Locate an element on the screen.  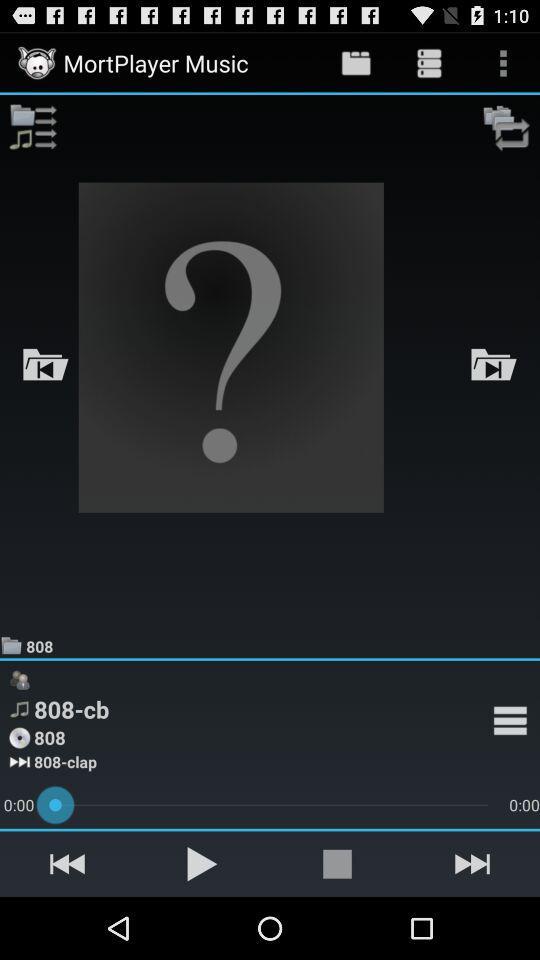
the play icon is located at coordinates (202, 924).